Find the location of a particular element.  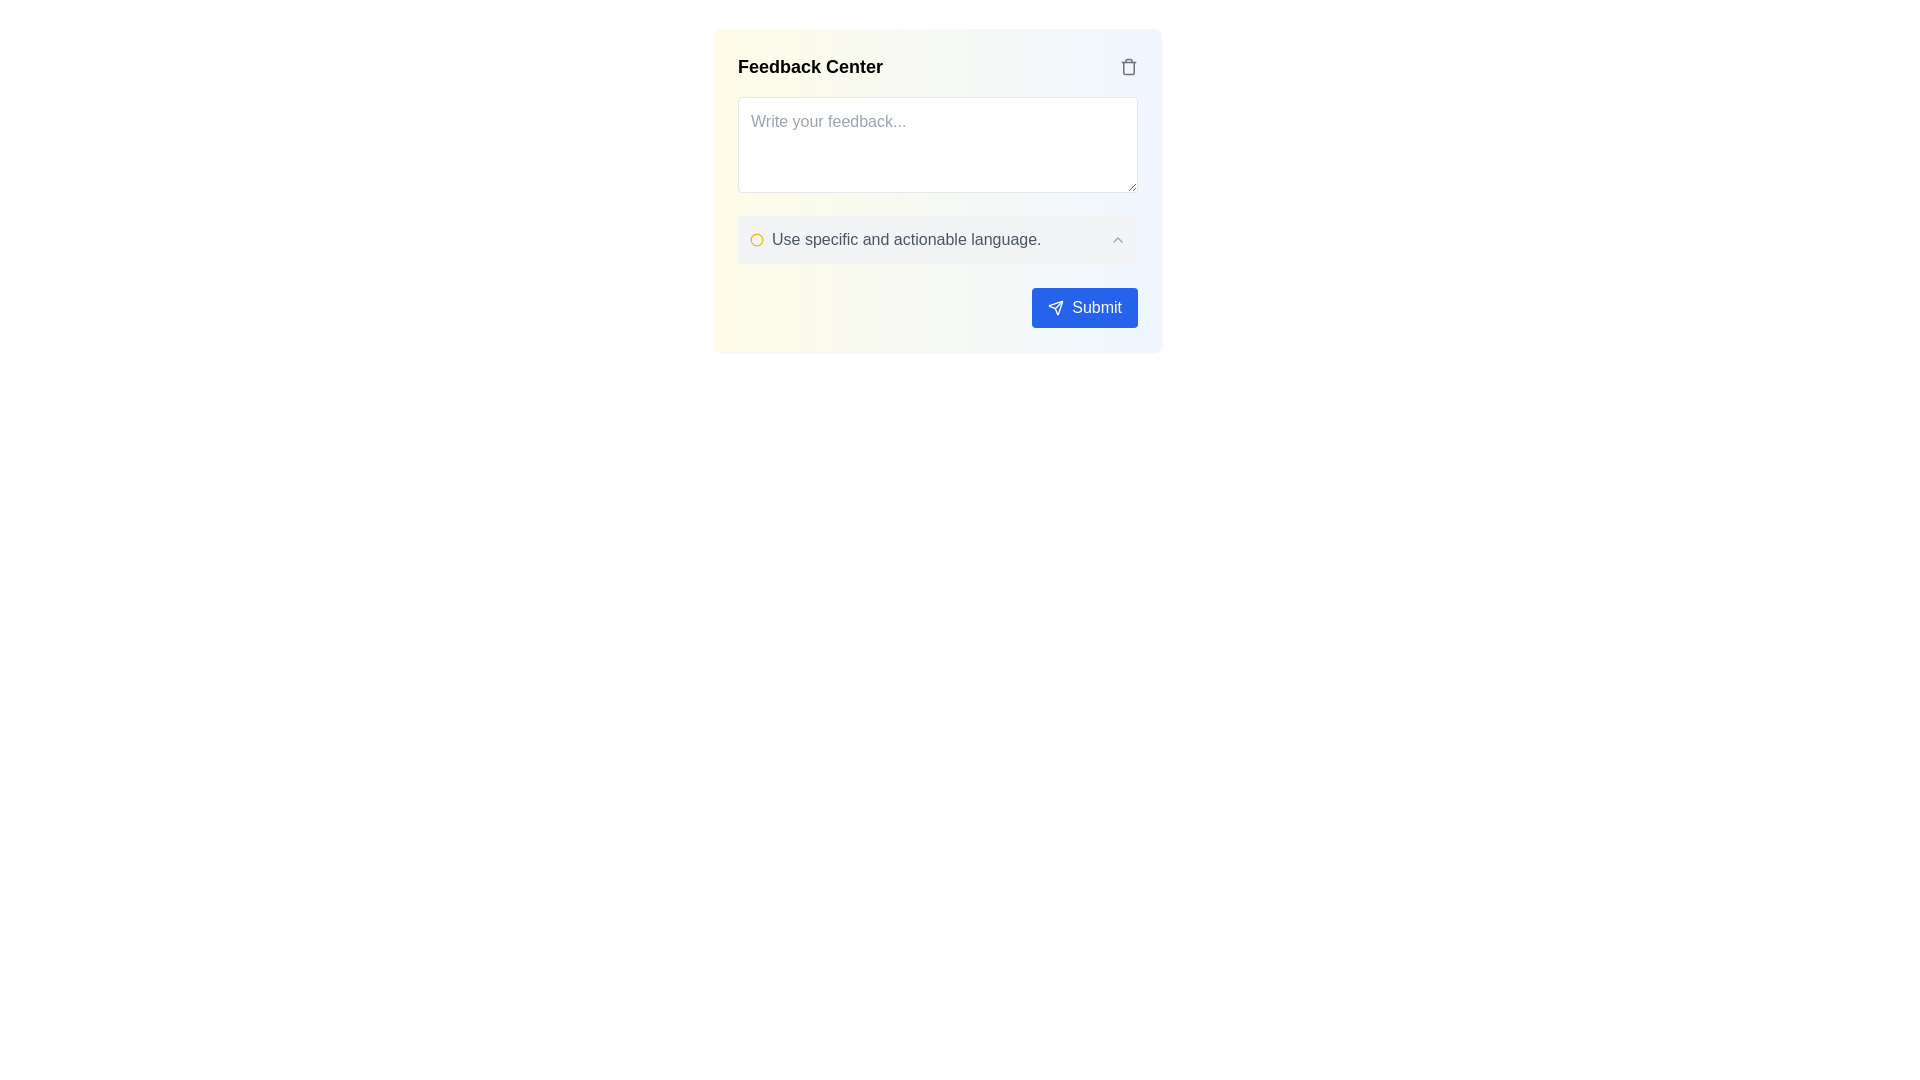

the visual indicator icon to the left of the 'Submit' text on the Submit button located at the bottom right corner of the Feedback Center component is located at coordinates (1055, 308).